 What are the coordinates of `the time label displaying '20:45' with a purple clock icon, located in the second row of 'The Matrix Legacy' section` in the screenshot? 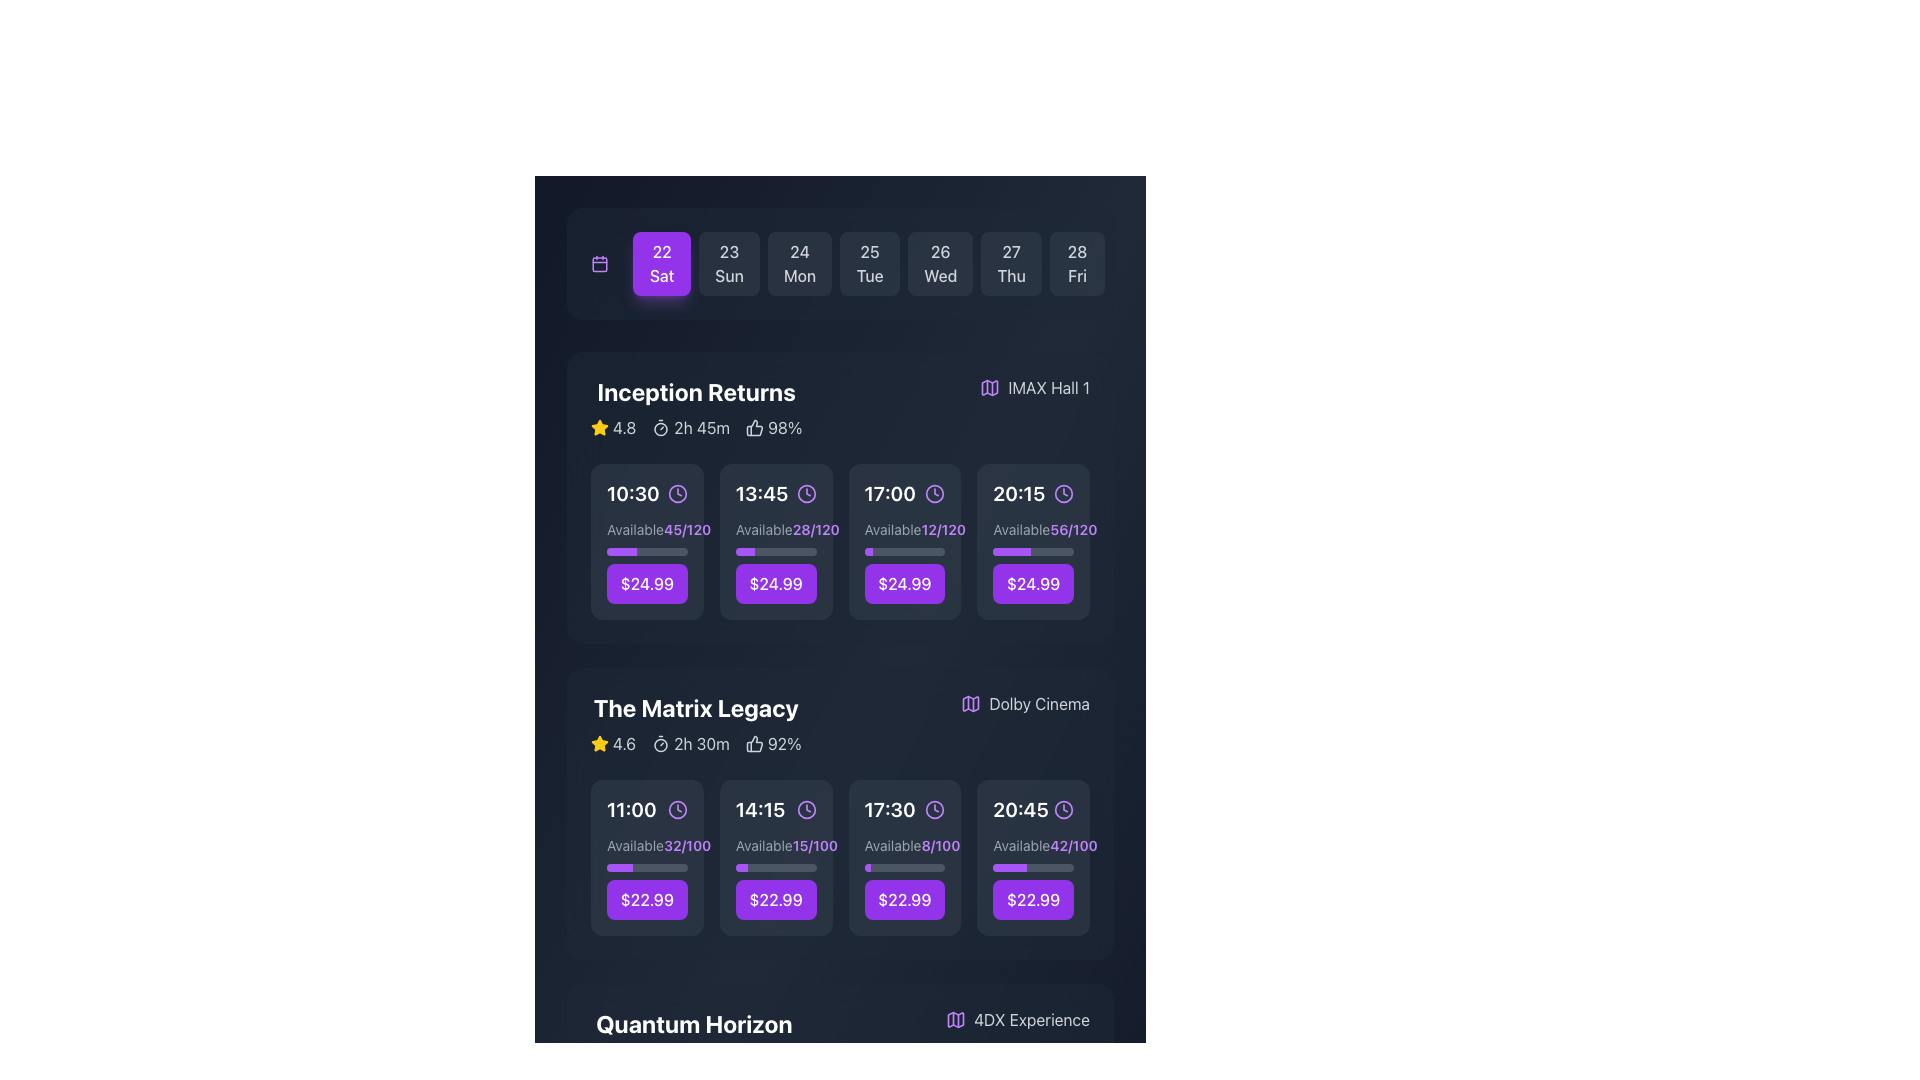 It's located at (1033, 810).